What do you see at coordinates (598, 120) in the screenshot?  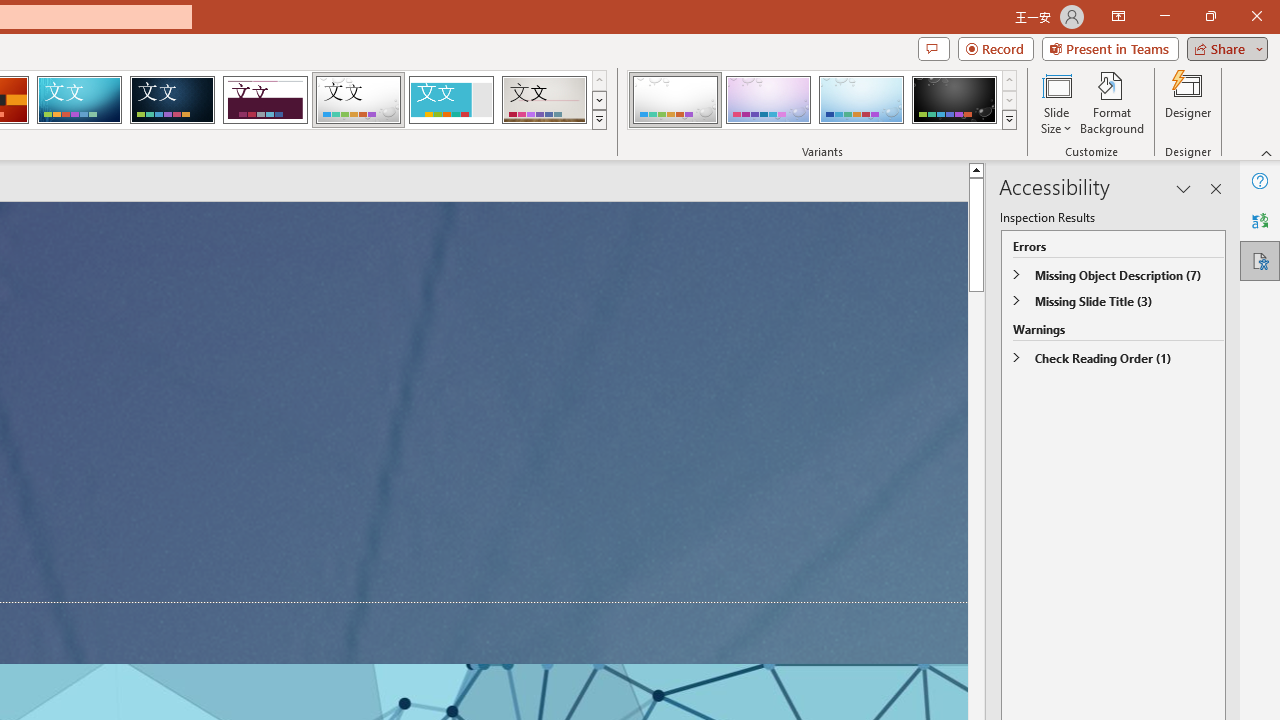 I see `'Themes'` at bounding box center [598, 120].